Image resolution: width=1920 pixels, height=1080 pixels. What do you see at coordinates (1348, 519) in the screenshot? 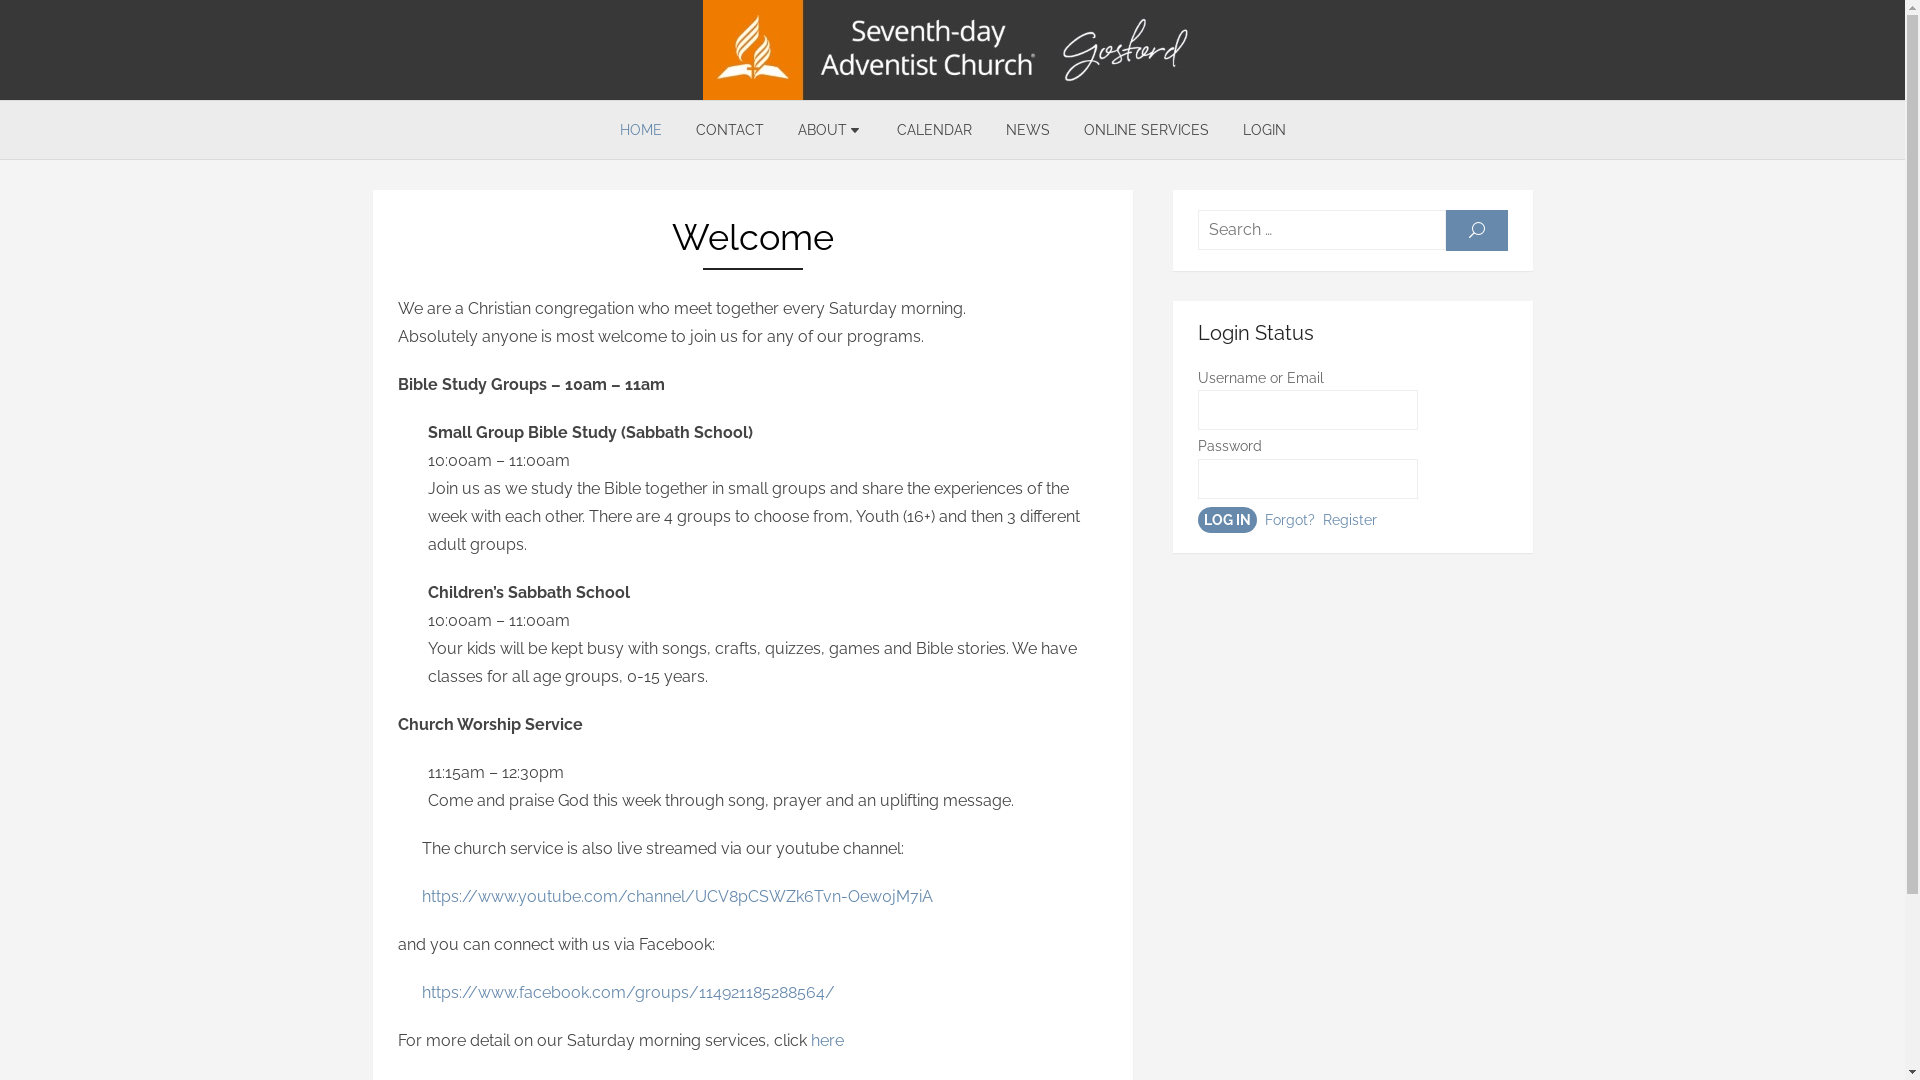
I see `'Register'` at bounding box center [1348, 519].